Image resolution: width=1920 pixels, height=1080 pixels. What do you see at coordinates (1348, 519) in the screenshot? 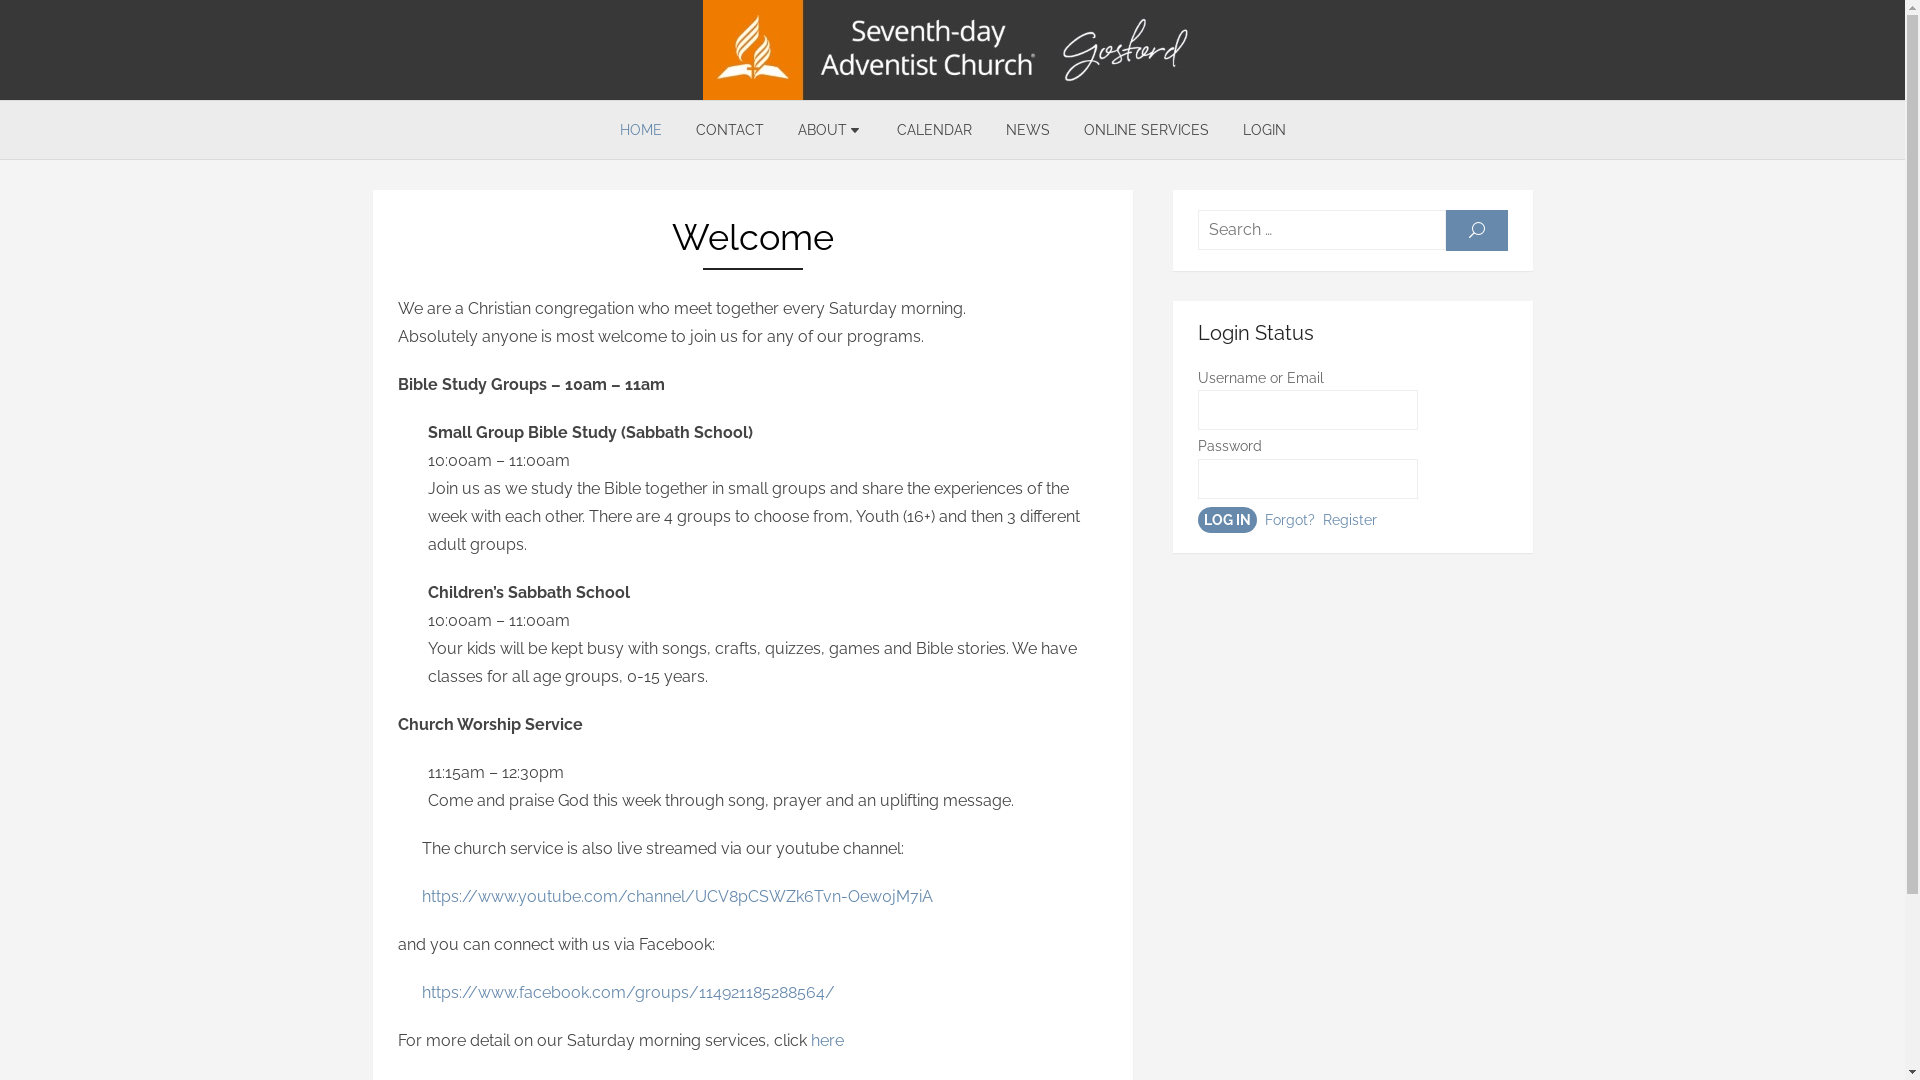
I see `'Register'` at bounding box center [1348, 519].